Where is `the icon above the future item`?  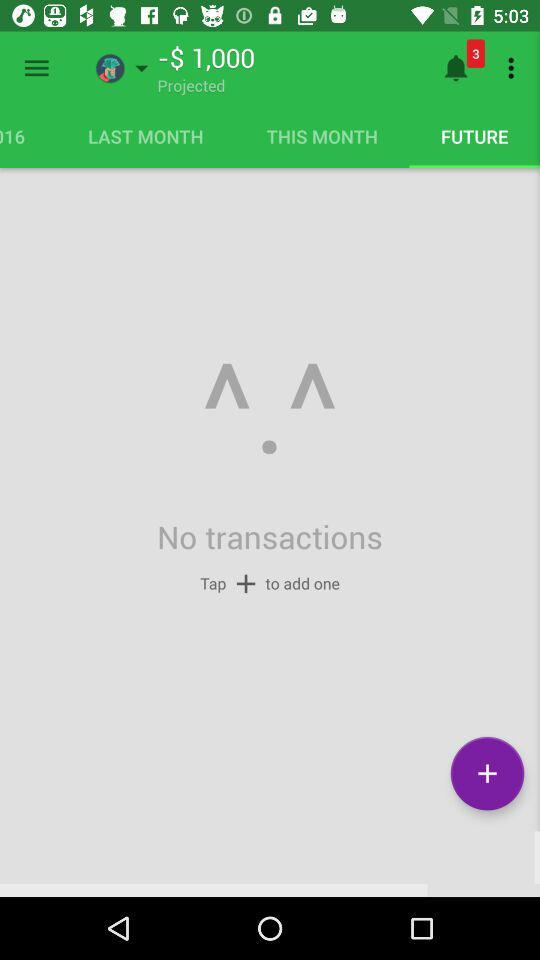 the icon above the future item is located at coordinates (513, 68).